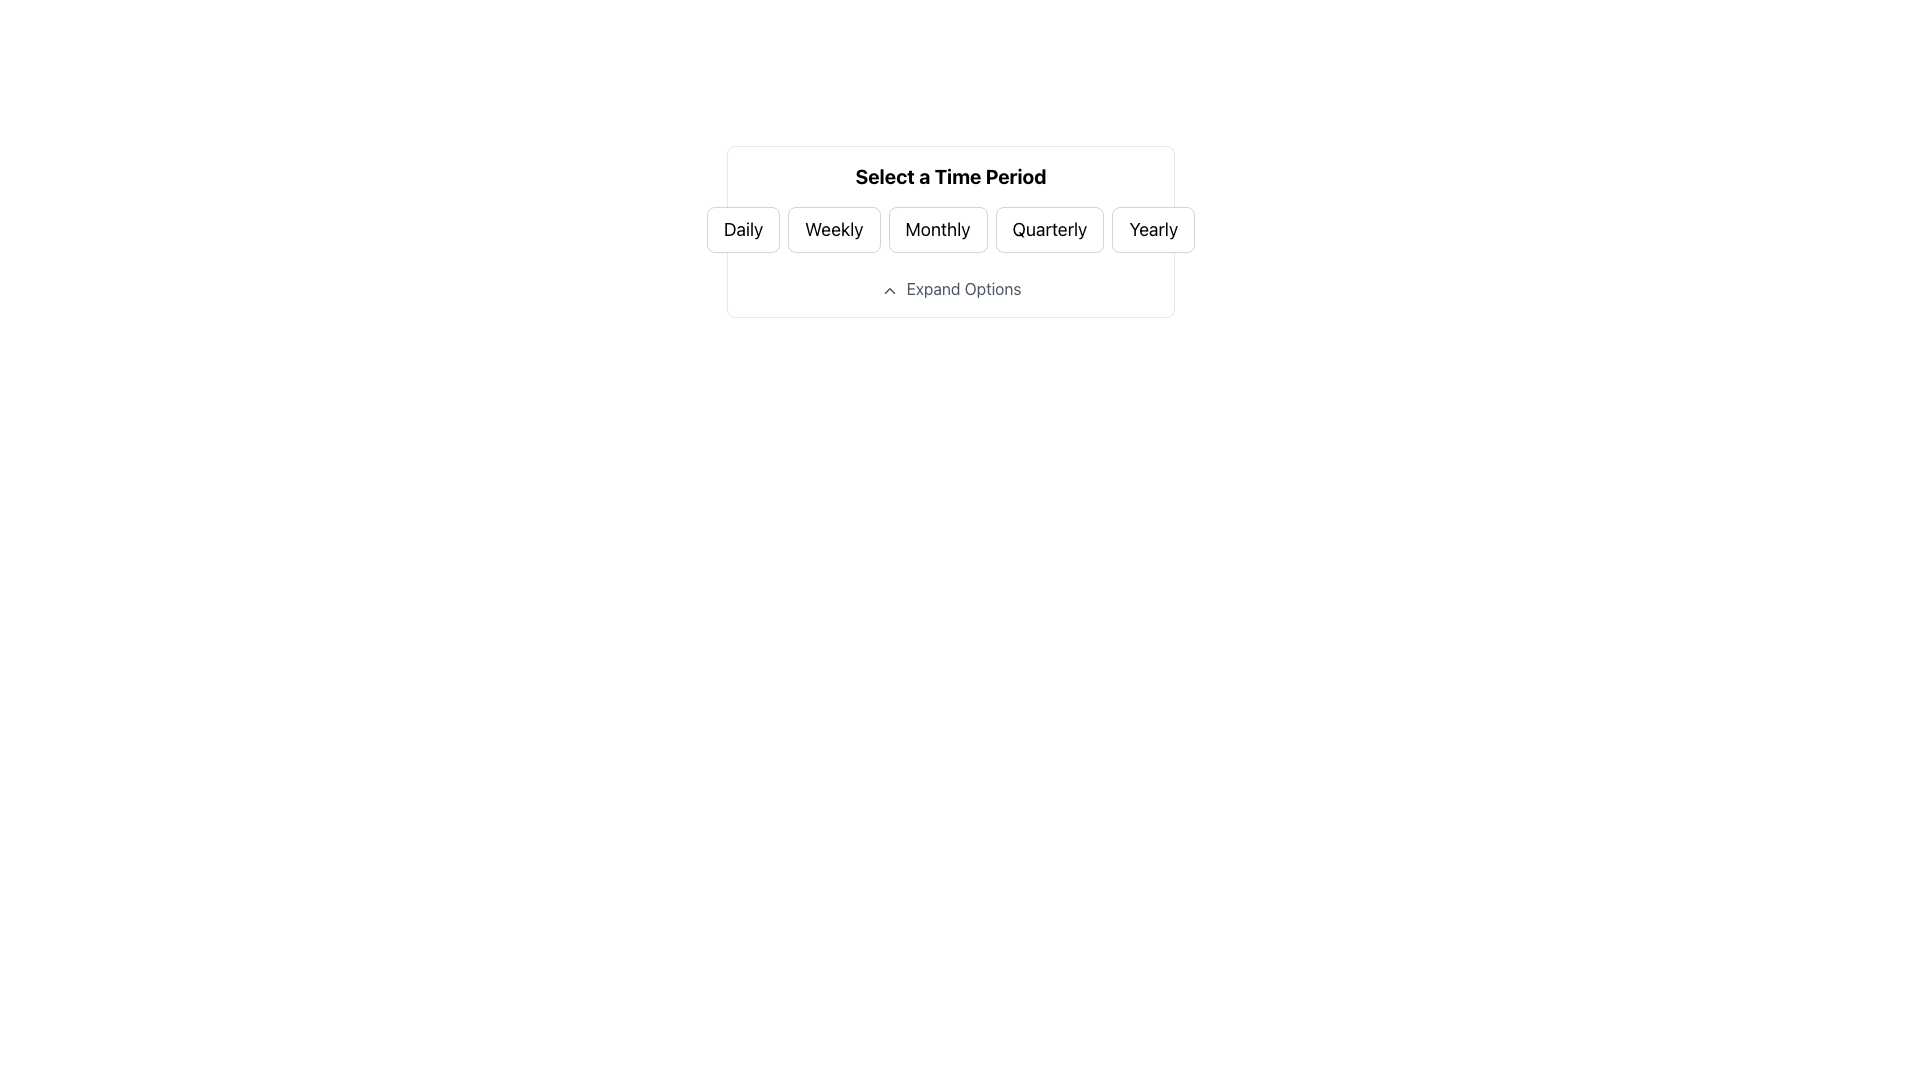  I want to click on the 'Monthly' button in the row of time period selection buttons, which is styled with a white background and gray borders, so click(949, 229).